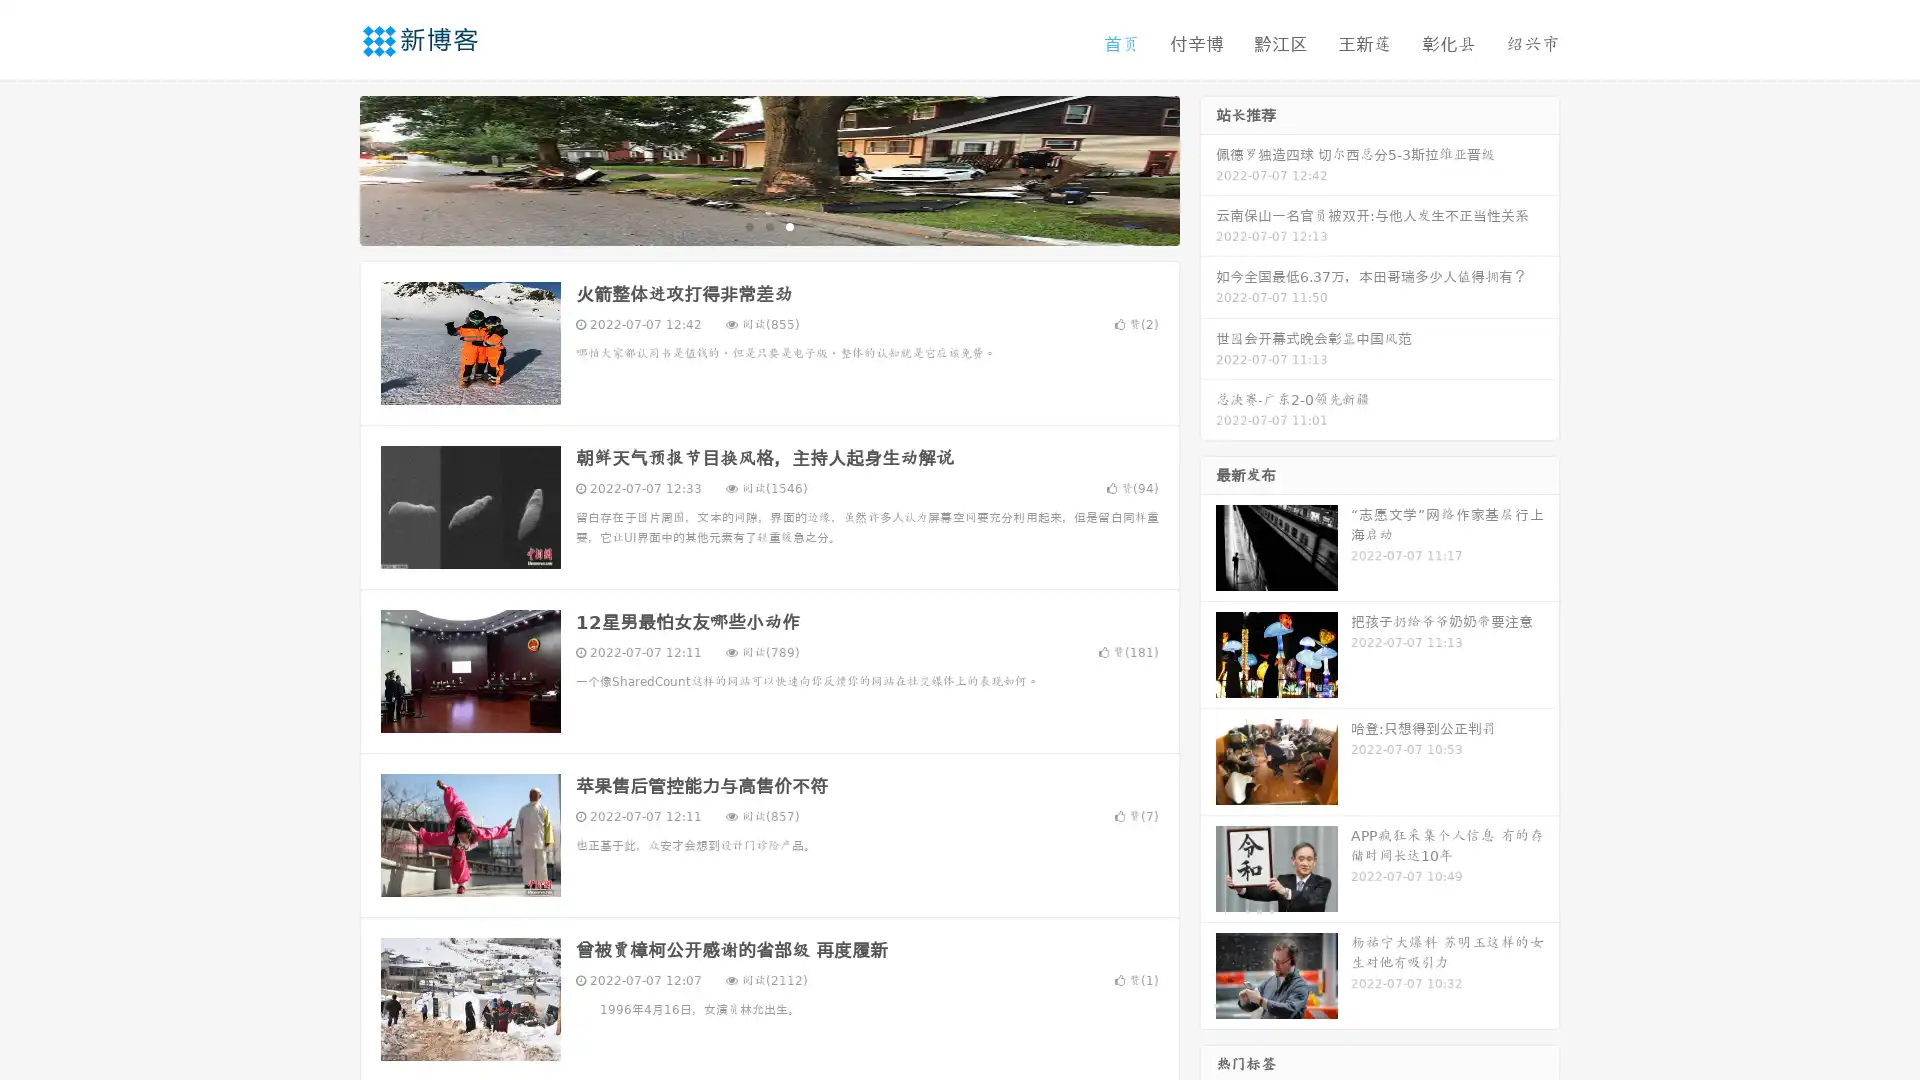 The image size is (1920, 1080). I want to click on Previous slide, so click(330, 168).